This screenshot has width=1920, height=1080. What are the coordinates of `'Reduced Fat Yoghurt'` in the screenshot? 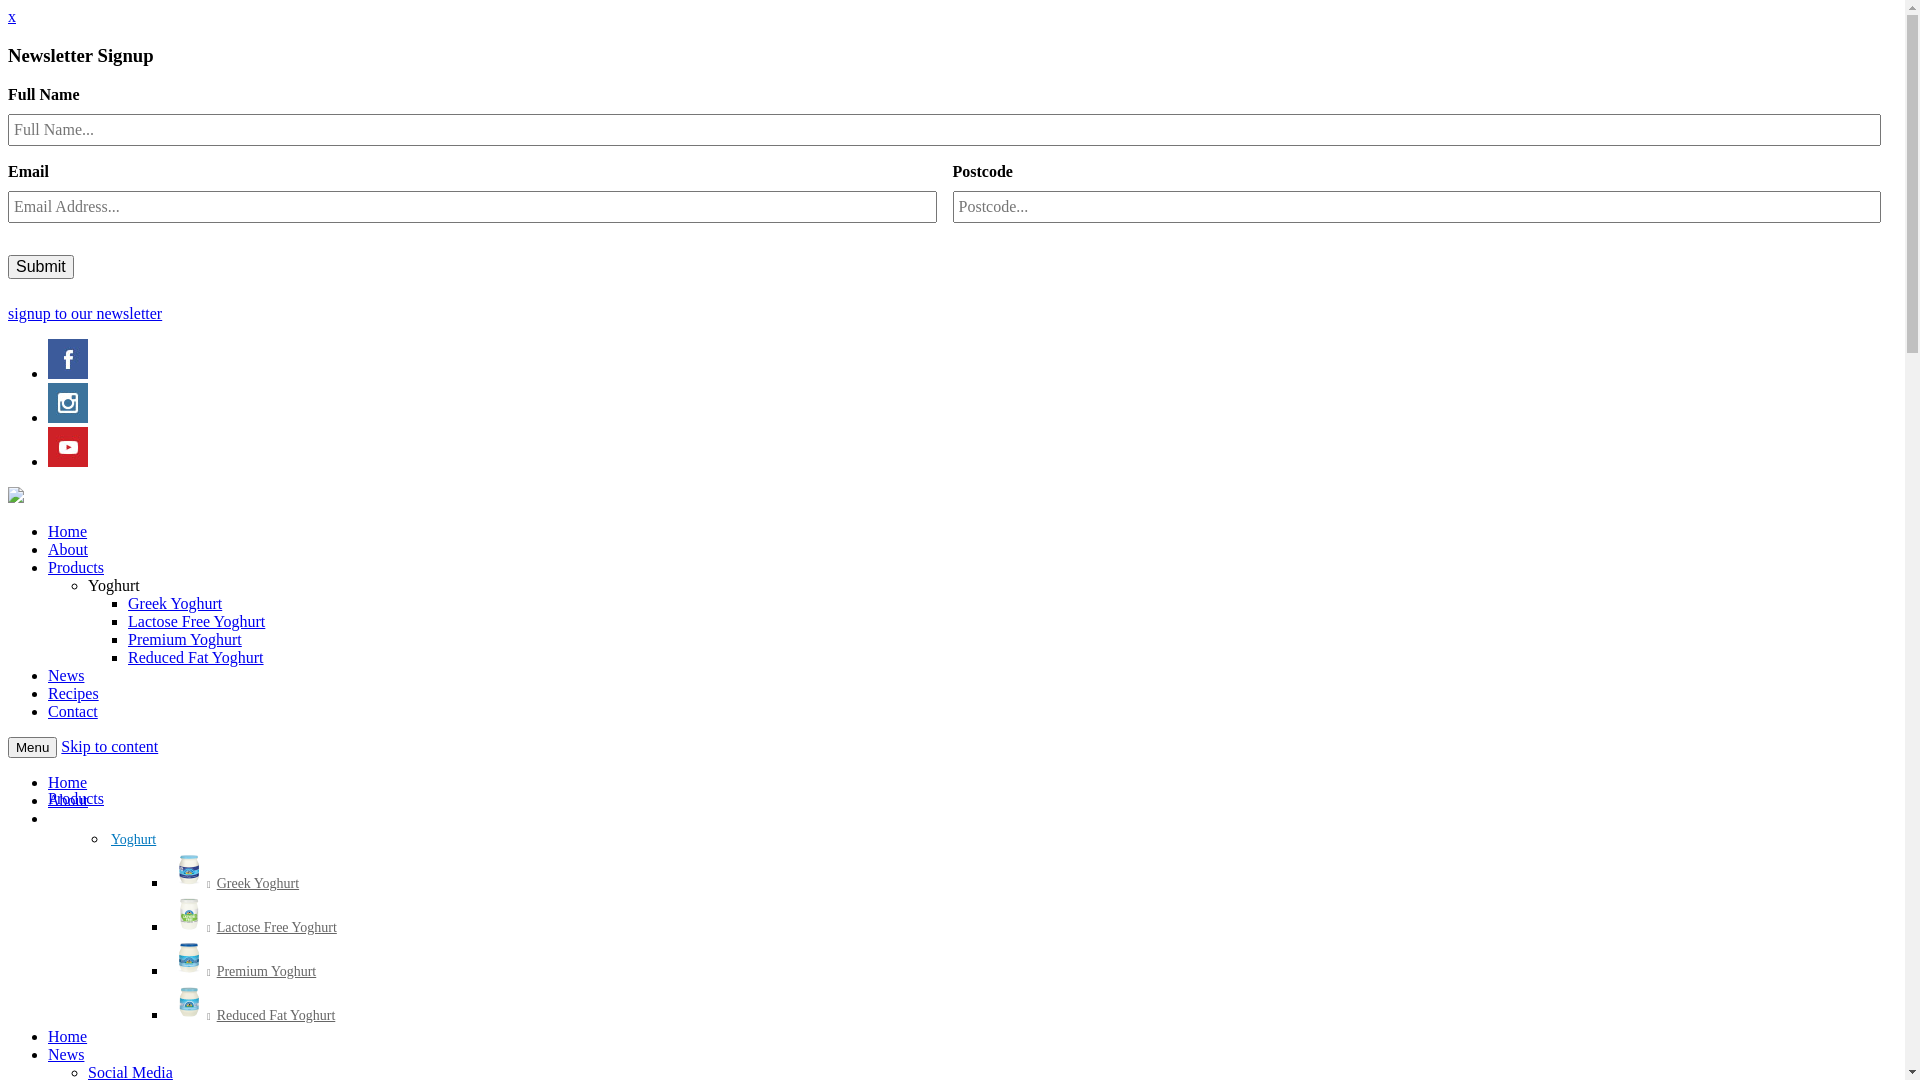 It's located at (252, 1016).